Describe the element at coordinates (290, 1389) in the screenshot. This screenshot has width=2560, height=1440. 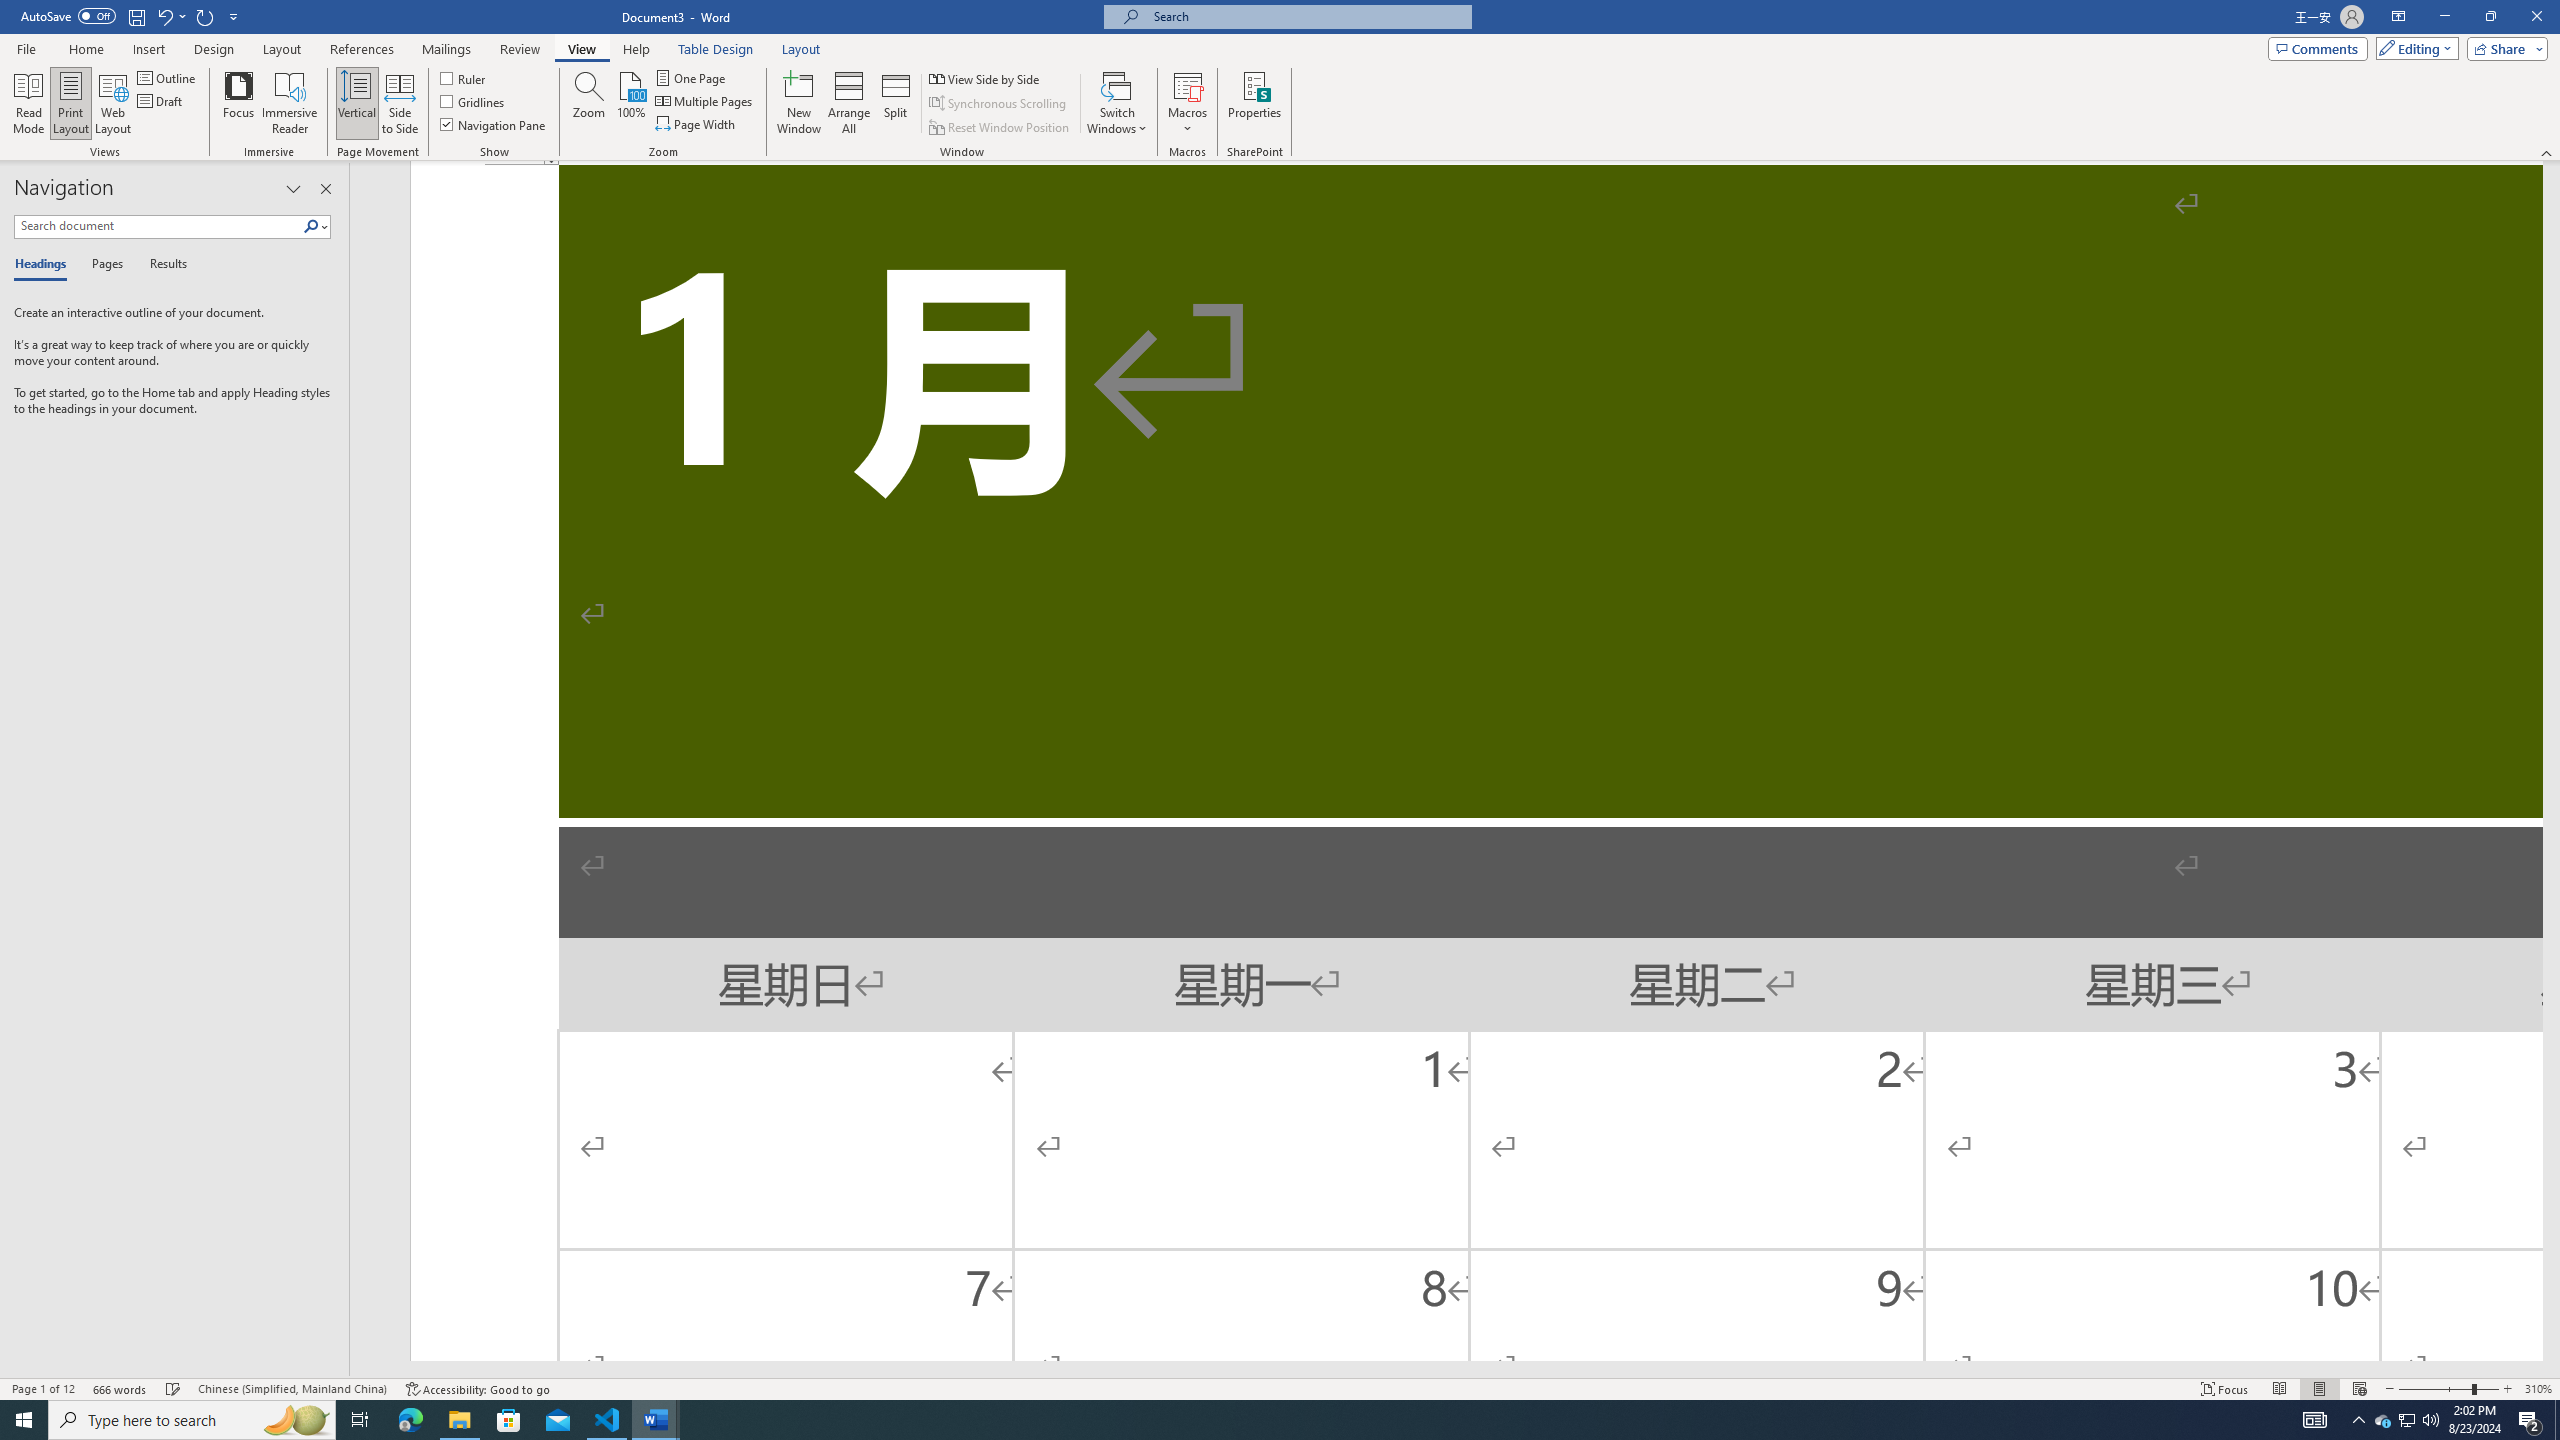
I see `'Language Chinese (Simplified, Mainland China)'` at that location.